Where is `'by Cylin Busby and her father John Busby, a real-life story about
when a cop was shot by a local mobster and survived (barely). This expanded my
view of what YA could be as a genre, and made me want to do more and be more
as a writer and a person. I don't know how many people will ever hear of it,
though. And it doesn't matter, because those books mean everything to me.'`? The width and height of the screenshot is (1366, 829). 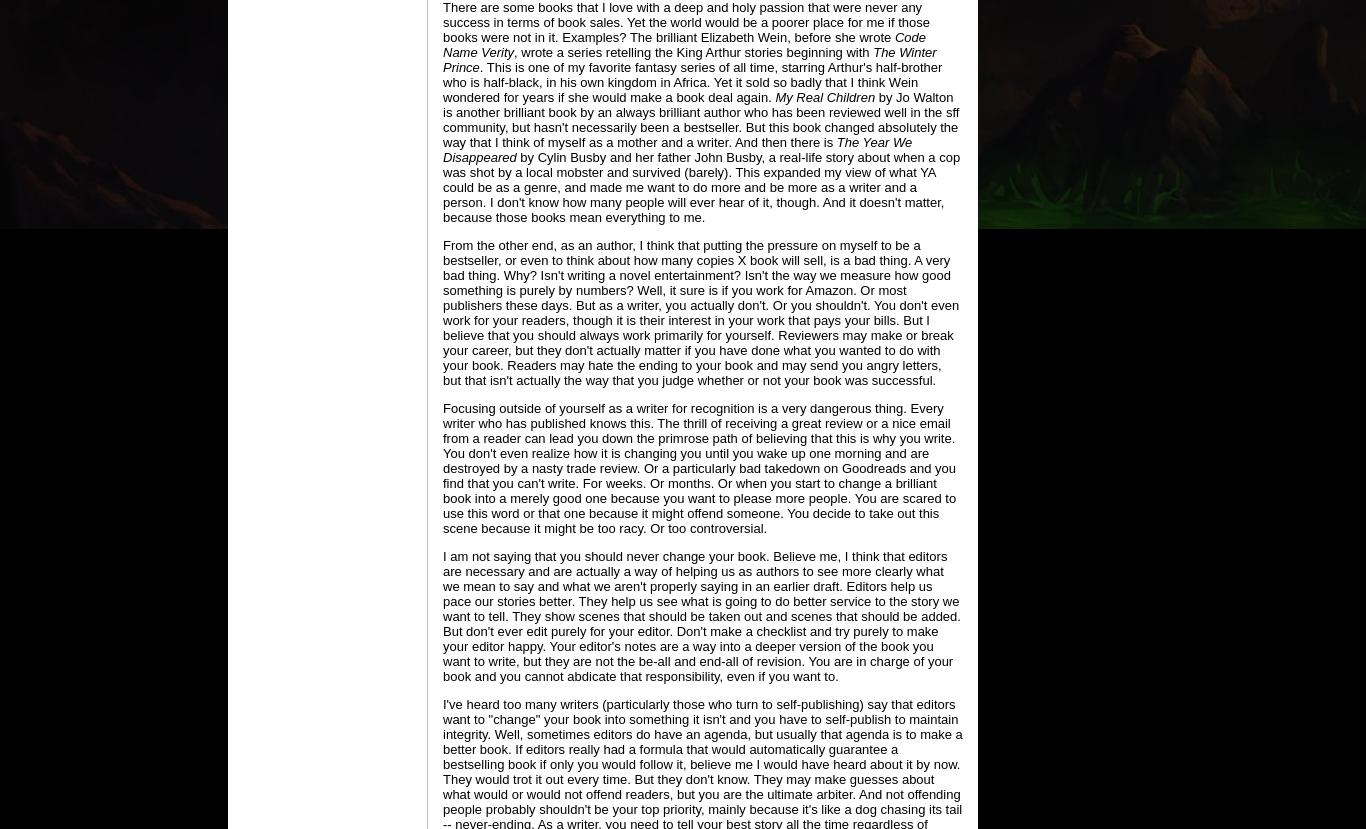 'by Cylin Busby and her father John Busby, a real-life story about
when a cop was shot by a local mobster and survived (barely). This expanded my
view of what YA could be as a genre, and made me want to do more and be more
as a writer and a person. I don't know how many people will ever hear of it,
though. And it doesn't matter, because those books mean everything to me.' is located at coordinates (701, 187).